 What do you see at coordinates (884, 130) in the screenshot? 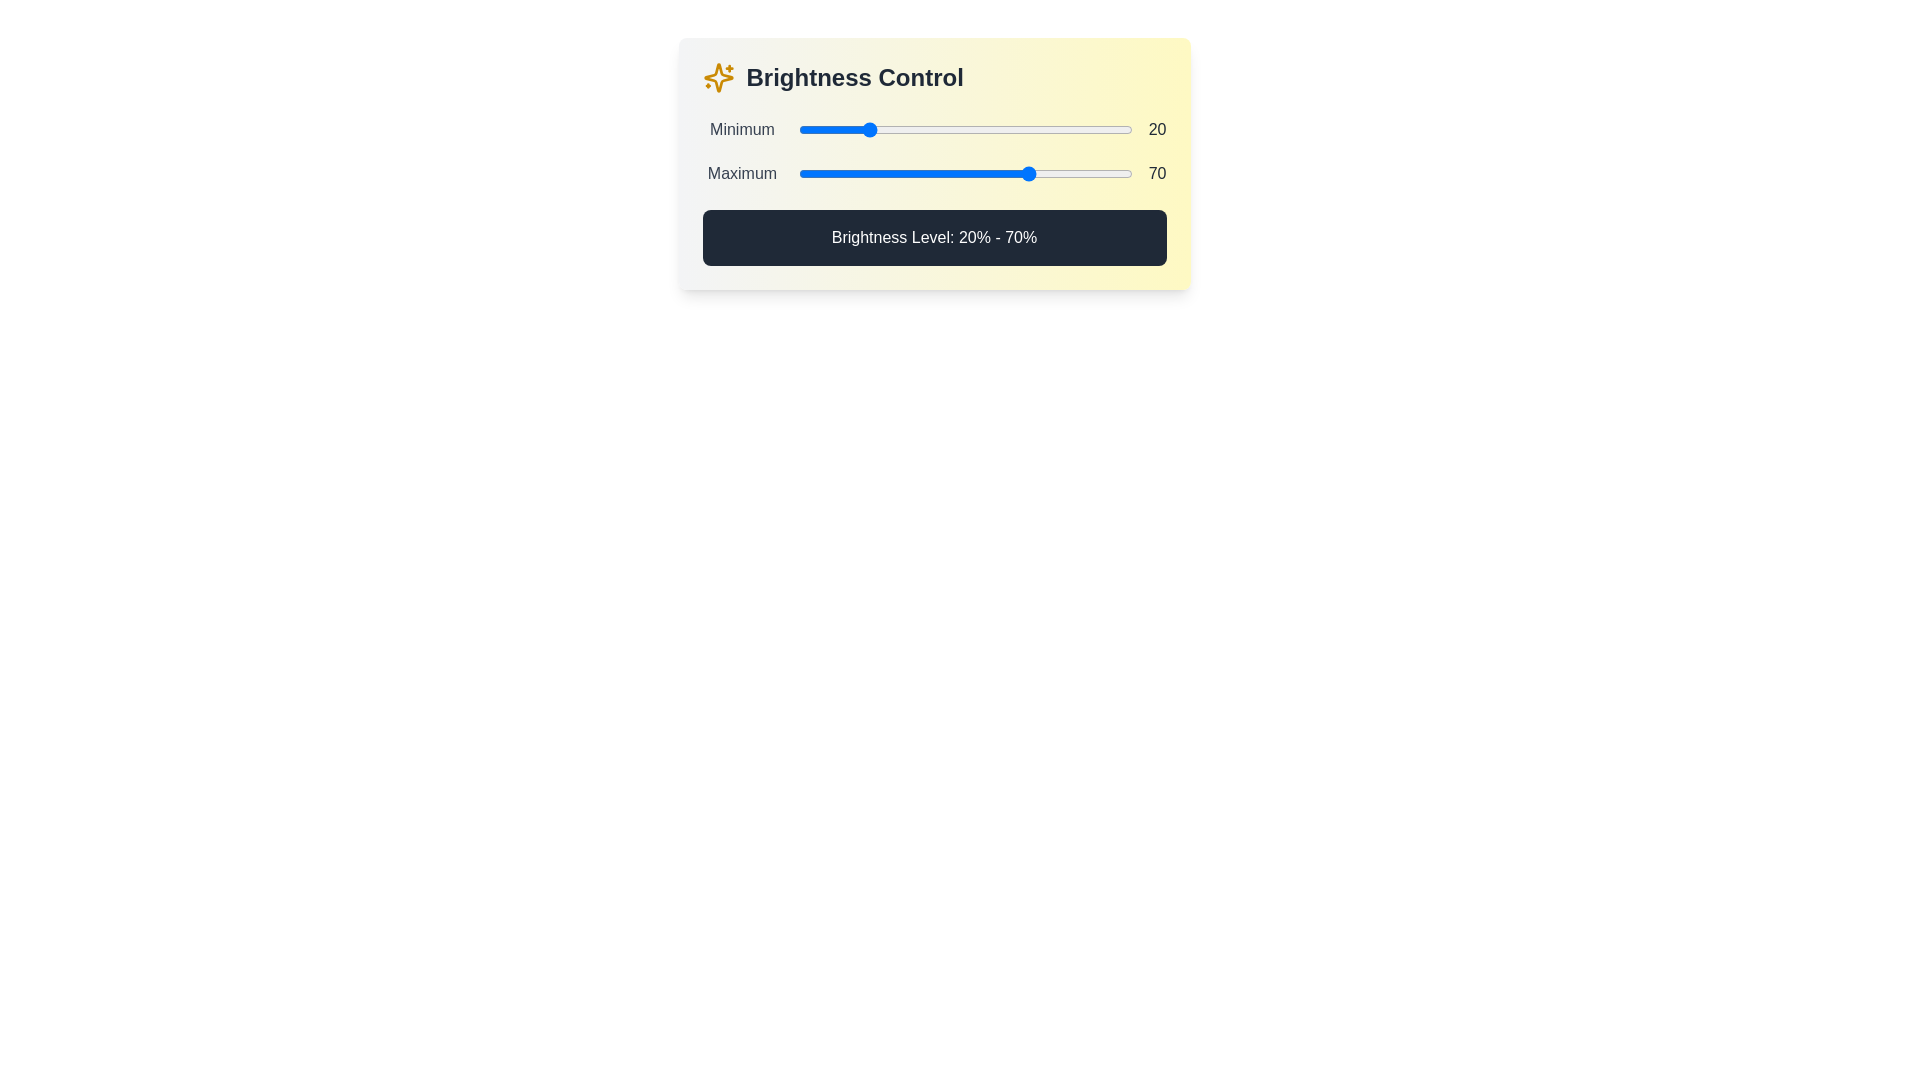
I see `the minimum brightness level to 26% by interacting with the first slider` at bounding box center [884, 130].